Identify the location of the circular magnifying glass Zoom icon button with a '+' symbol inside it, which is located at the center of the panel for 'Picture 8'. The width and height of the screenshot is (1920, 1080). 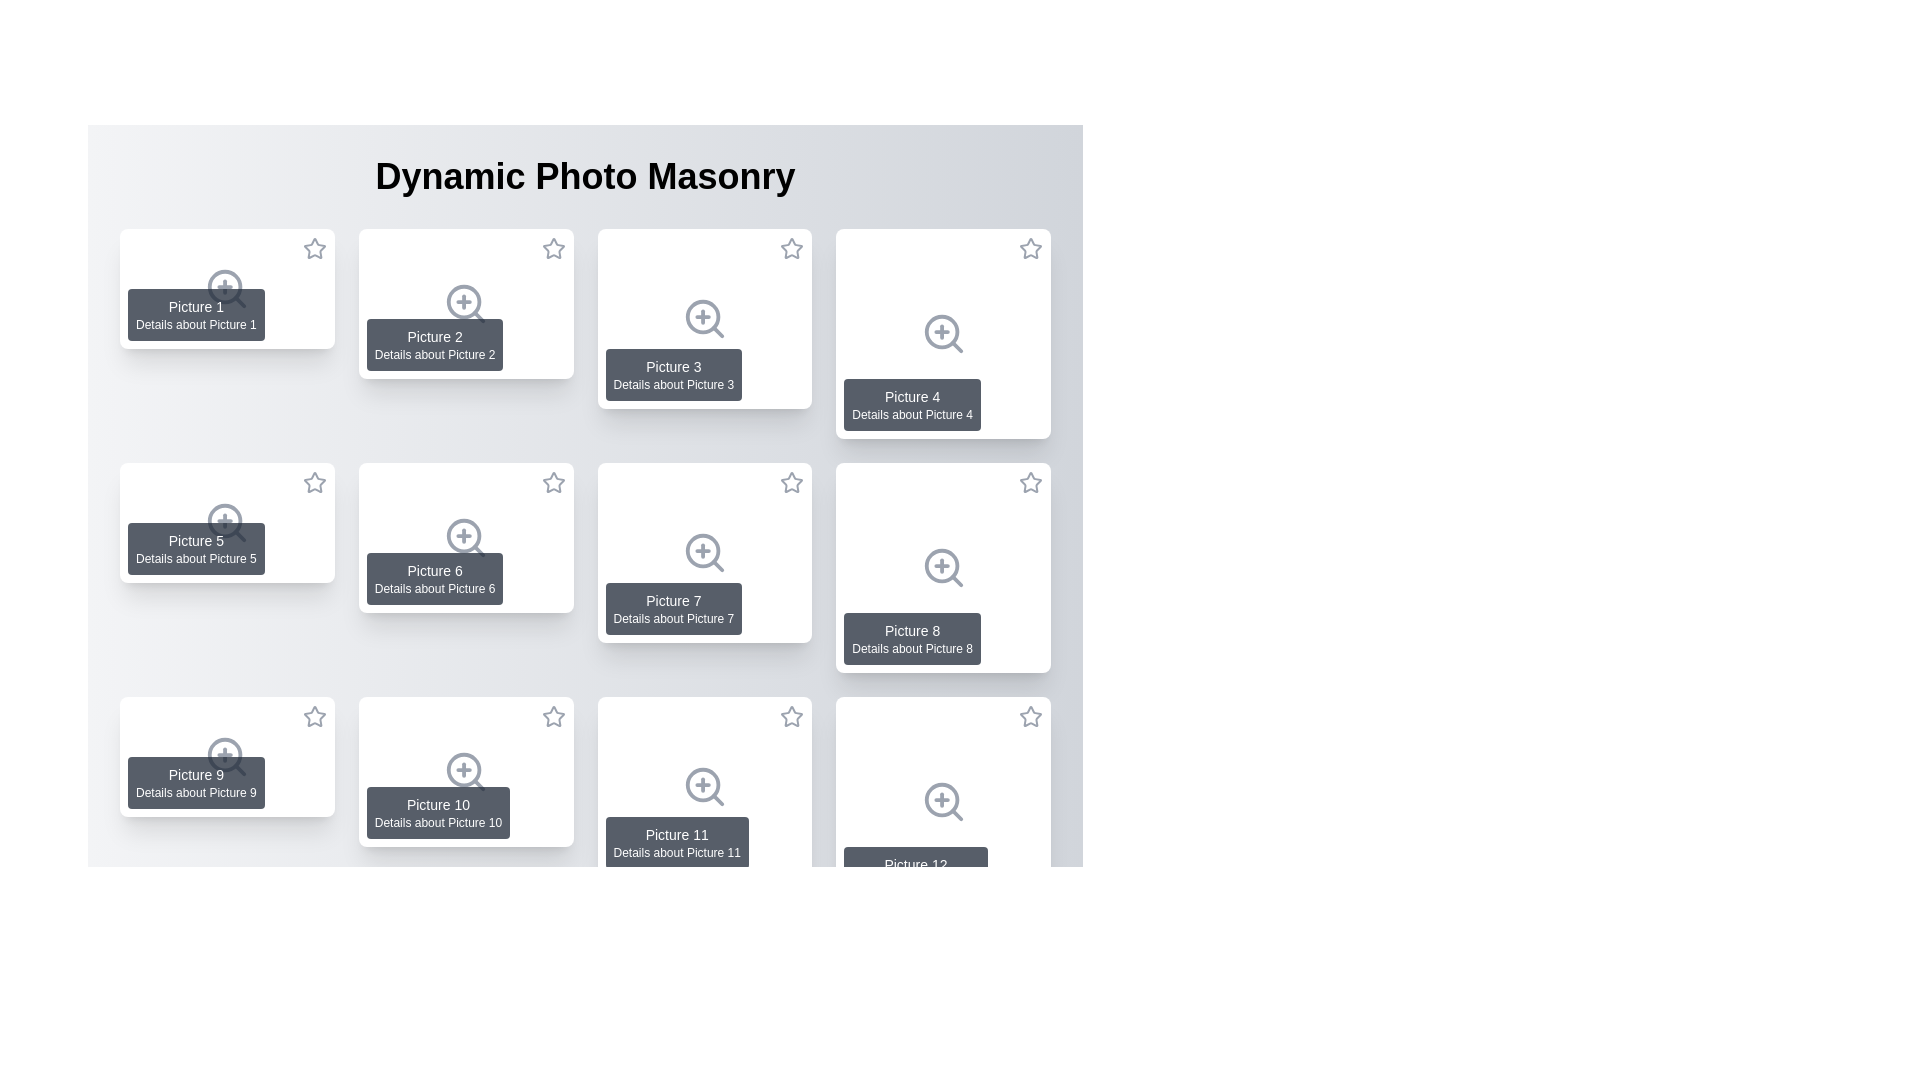
(942, 567).